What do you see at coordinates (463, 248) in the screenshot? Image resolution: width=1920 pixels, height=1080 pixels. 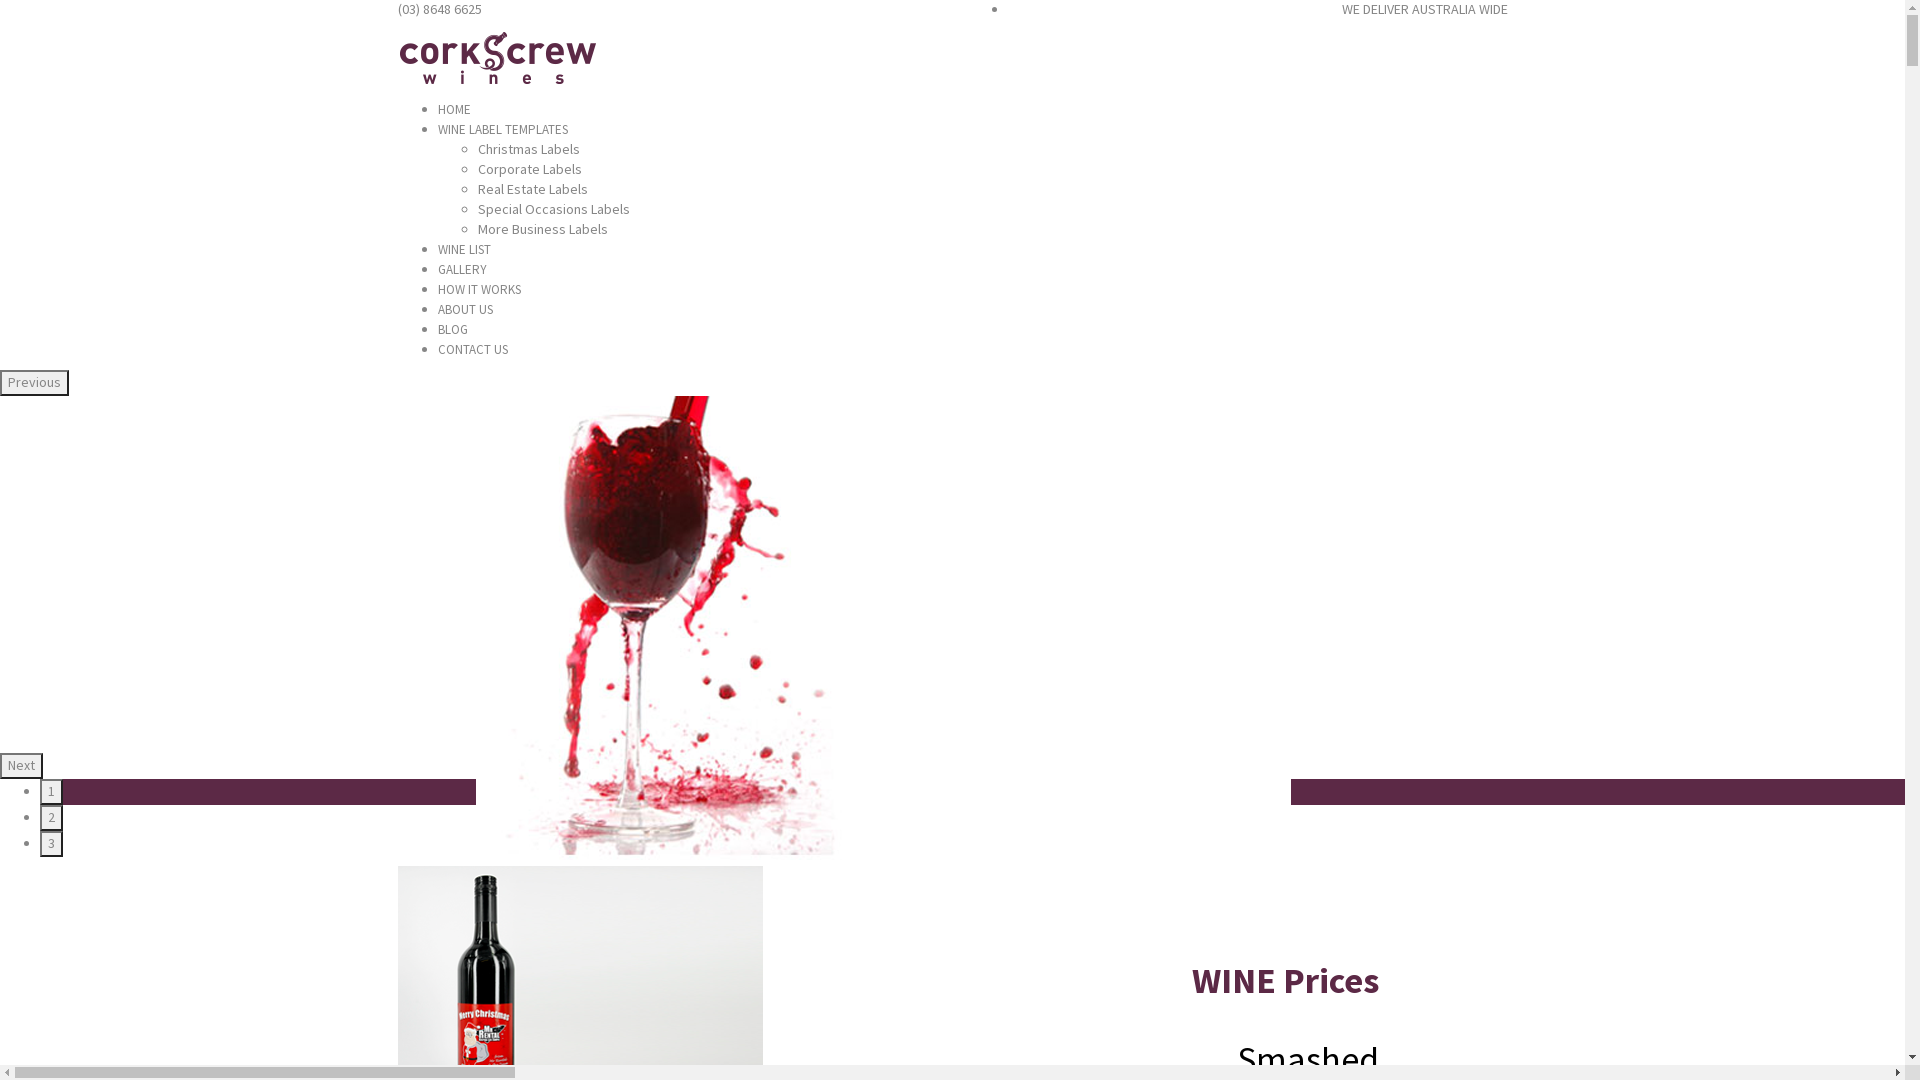 I see `'WINE LIST'` at bounding box center [463, 248].